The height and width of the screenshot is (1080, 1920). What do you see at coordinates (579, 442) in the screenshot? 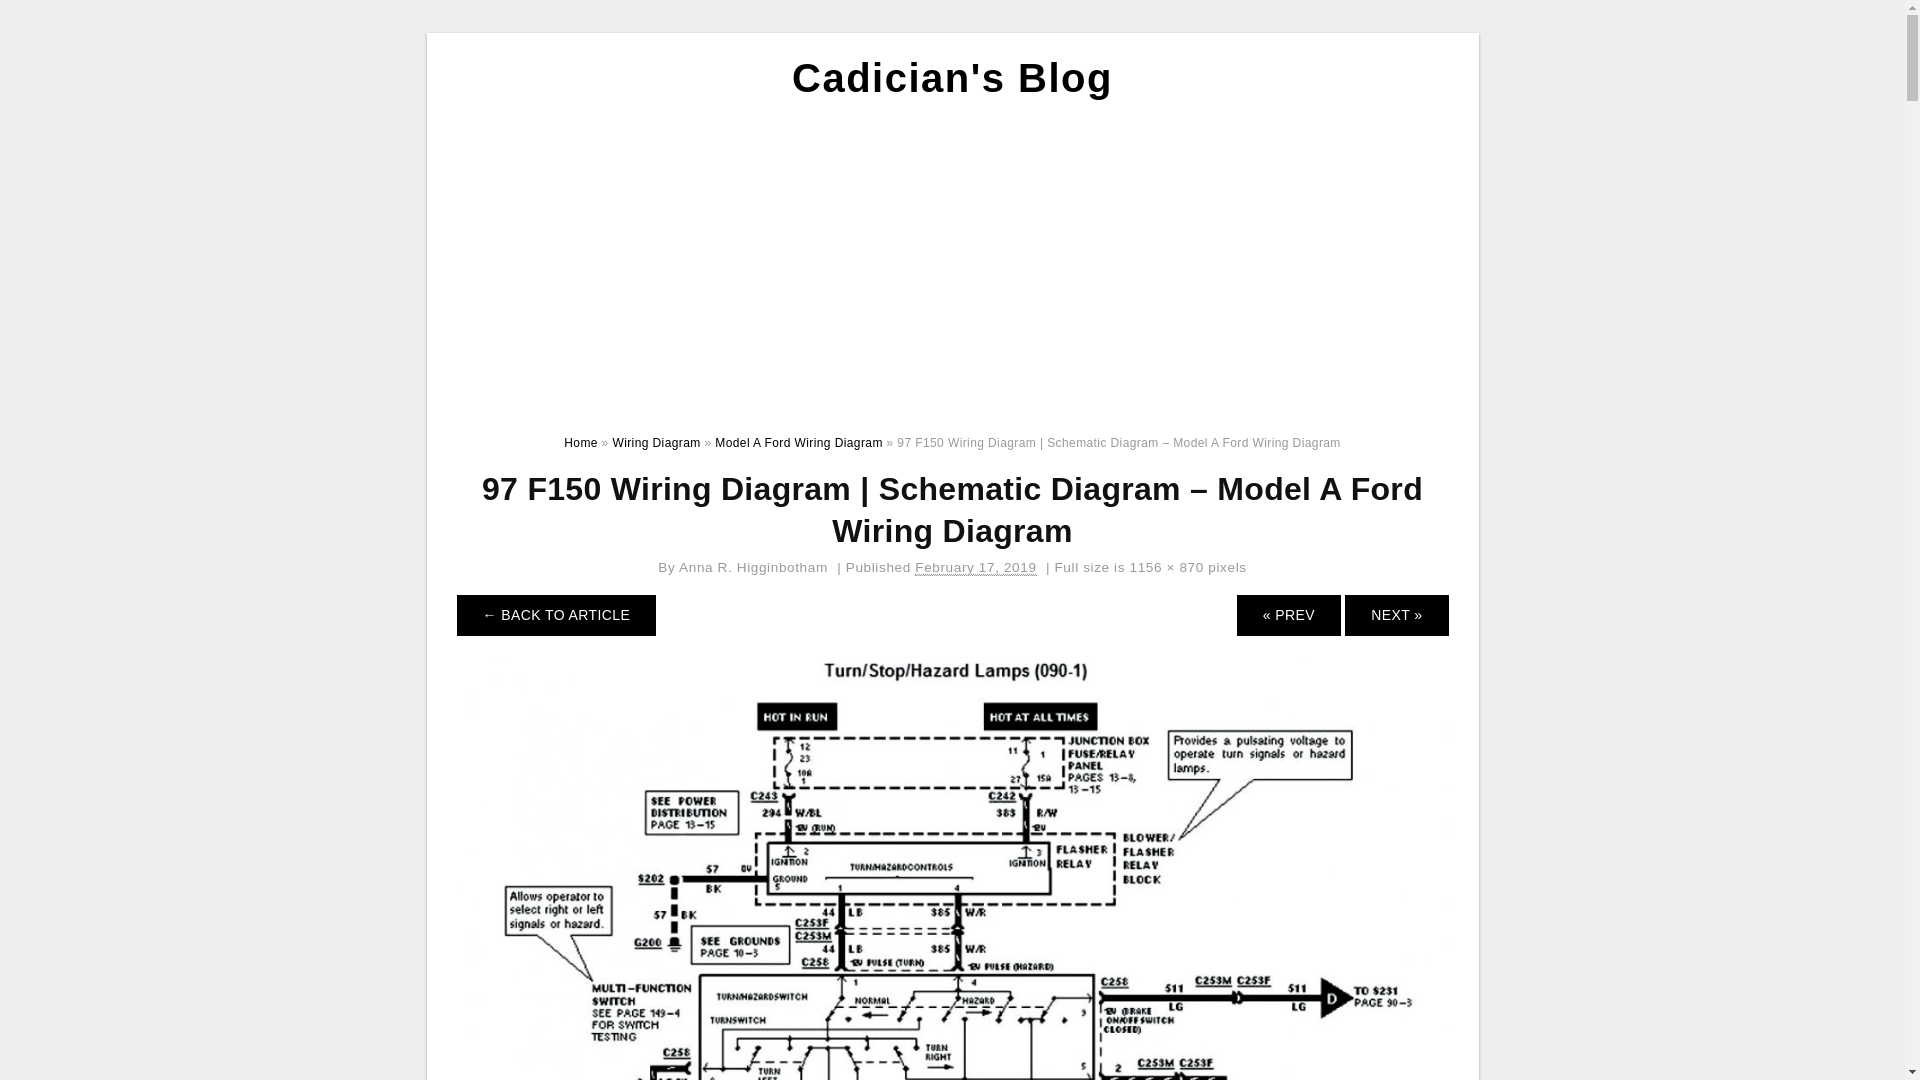
I see `'Home'` at bounding box center [579, 442].